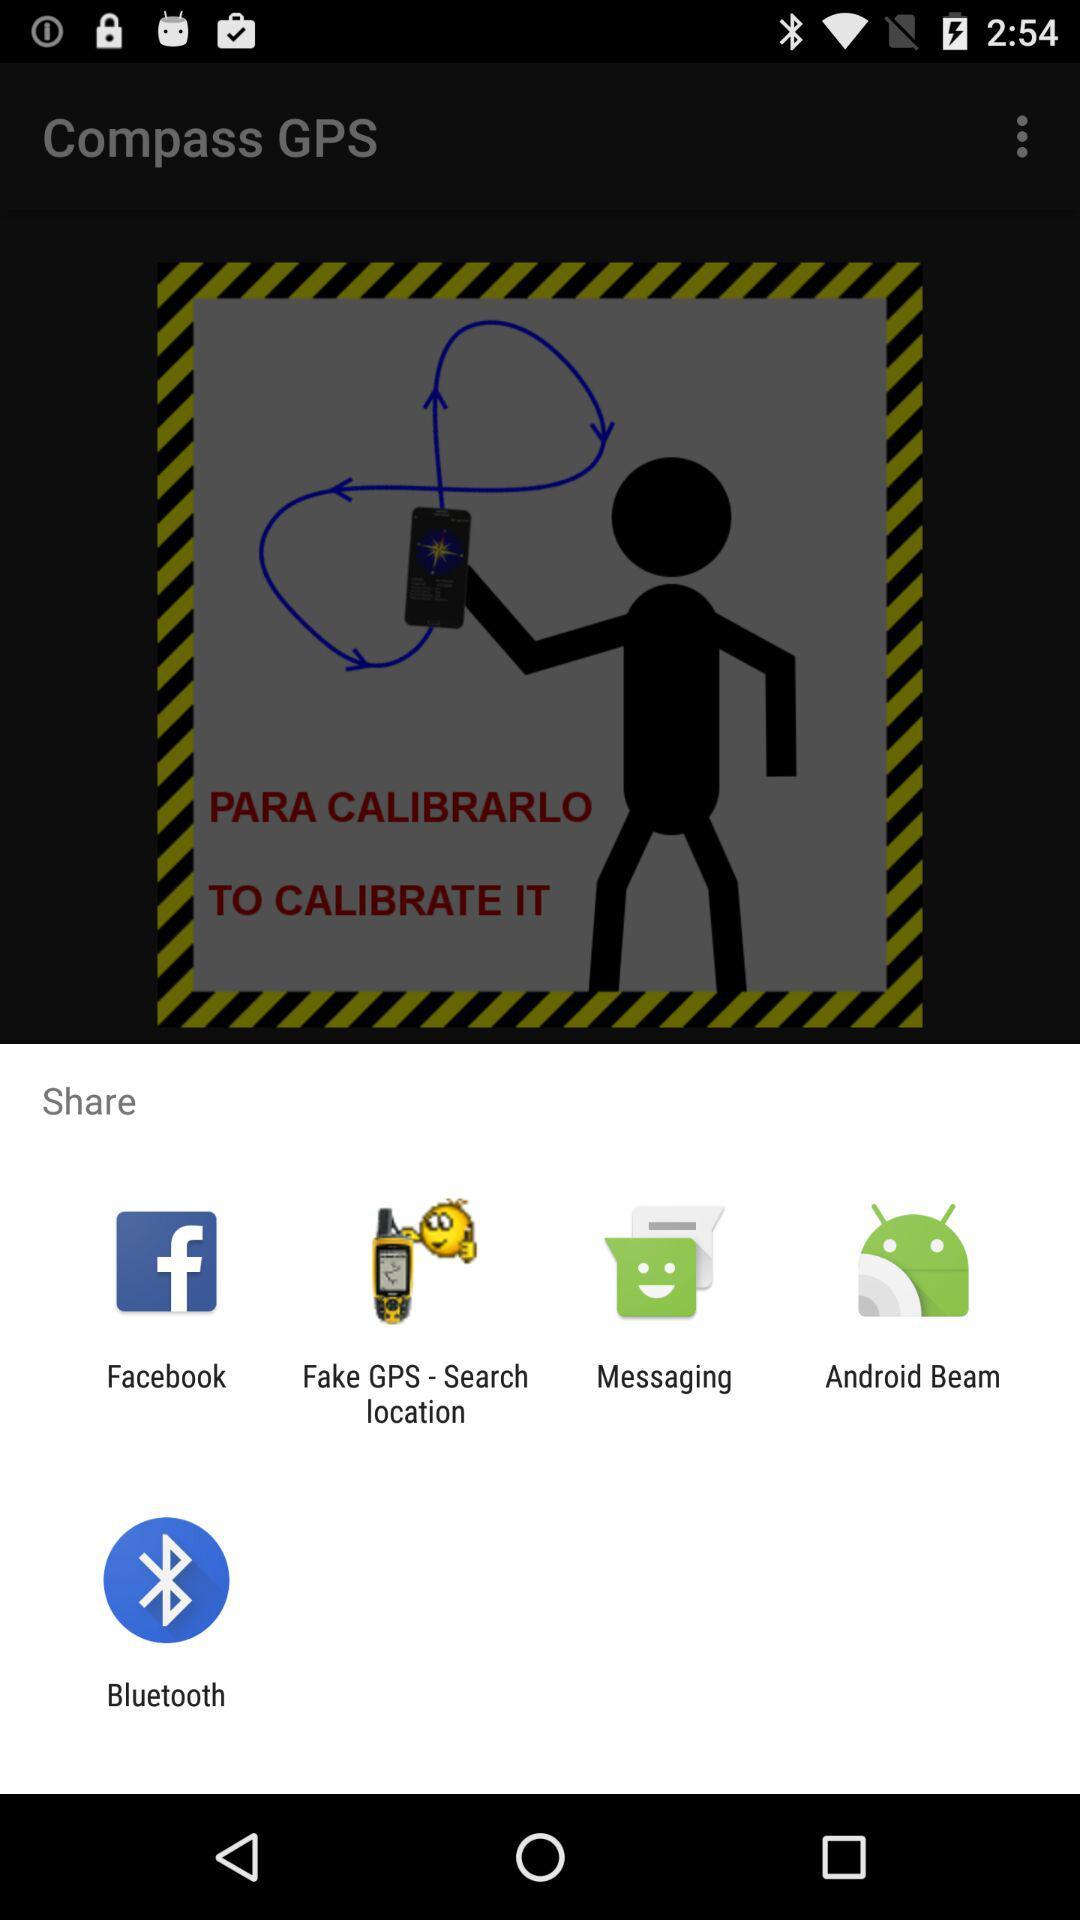 This screenshot has height=1920, width=1080. I want to click on the fake gps search app, so click(414, 1392).